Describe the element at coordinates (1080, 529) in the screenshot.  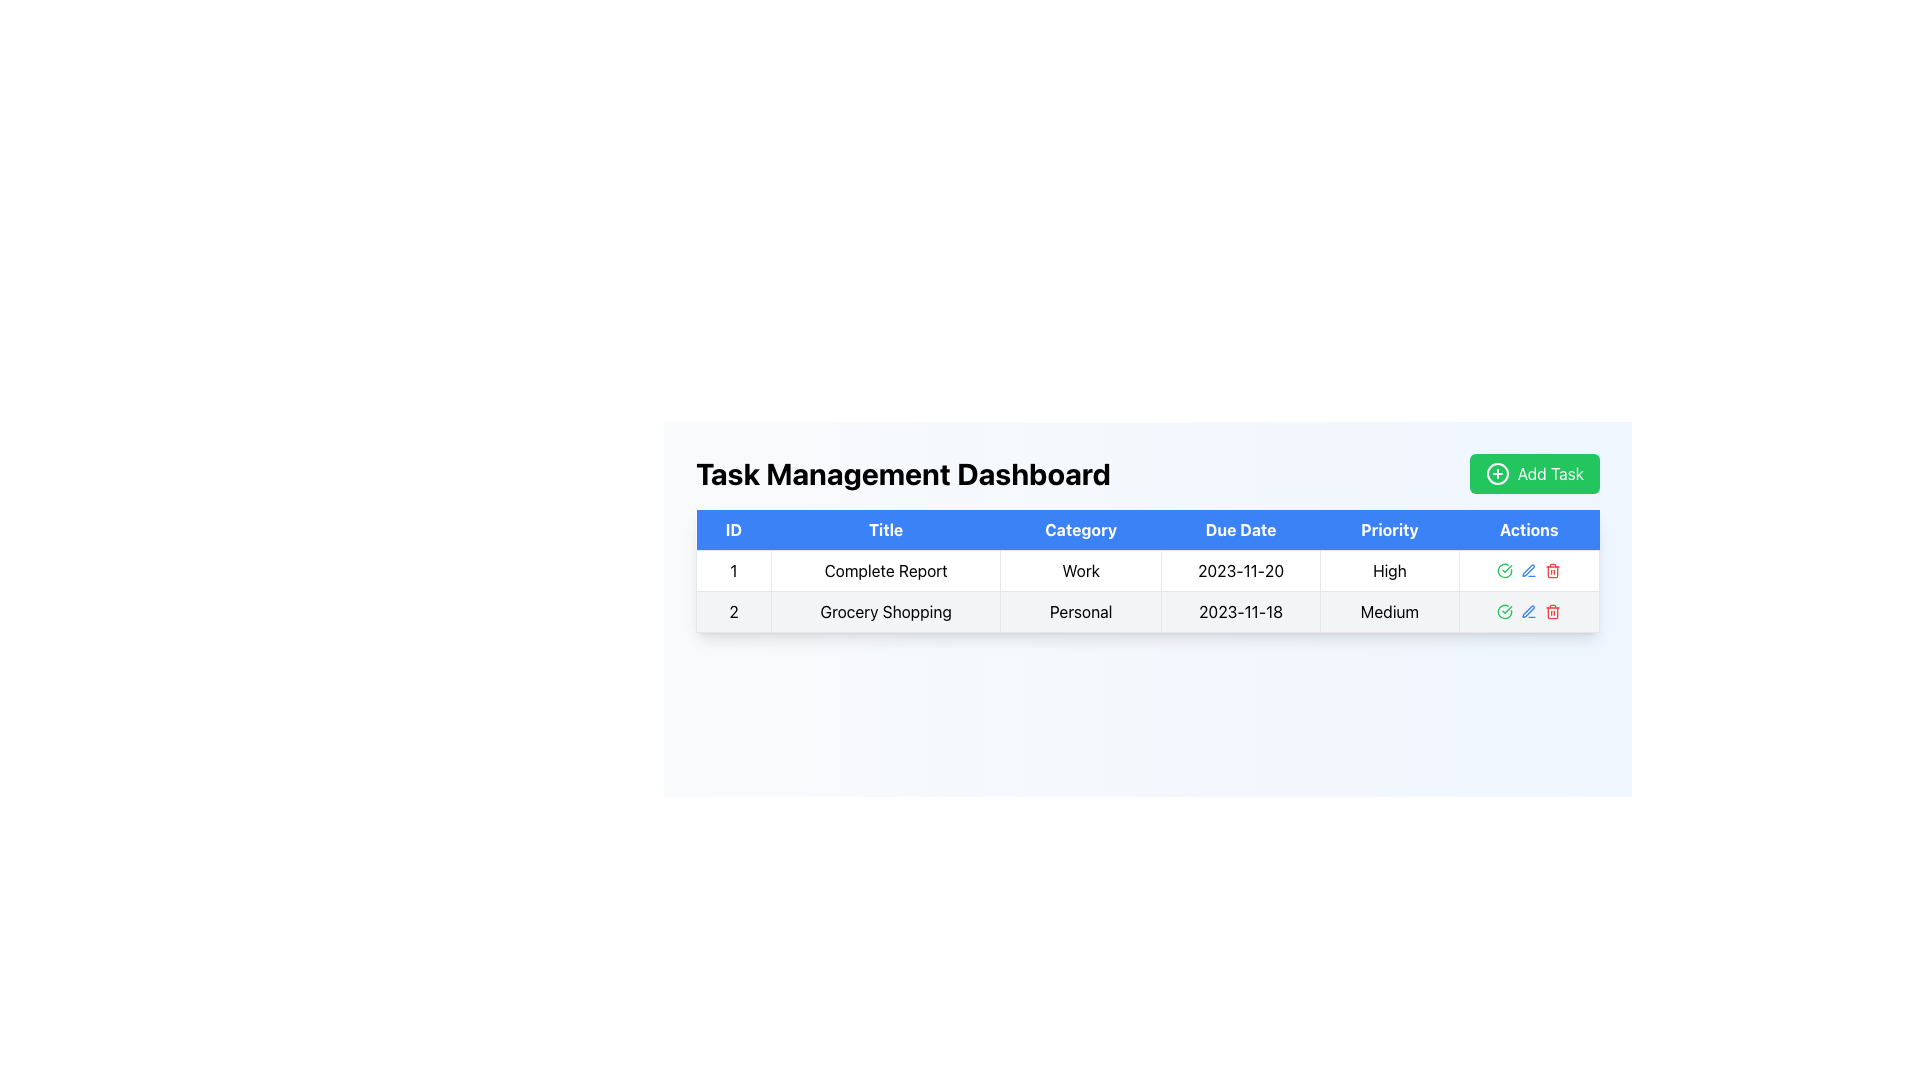
I see `text content of the Table Header Cell displaying 'Category', which is the third element in the header row of the table` at that location.